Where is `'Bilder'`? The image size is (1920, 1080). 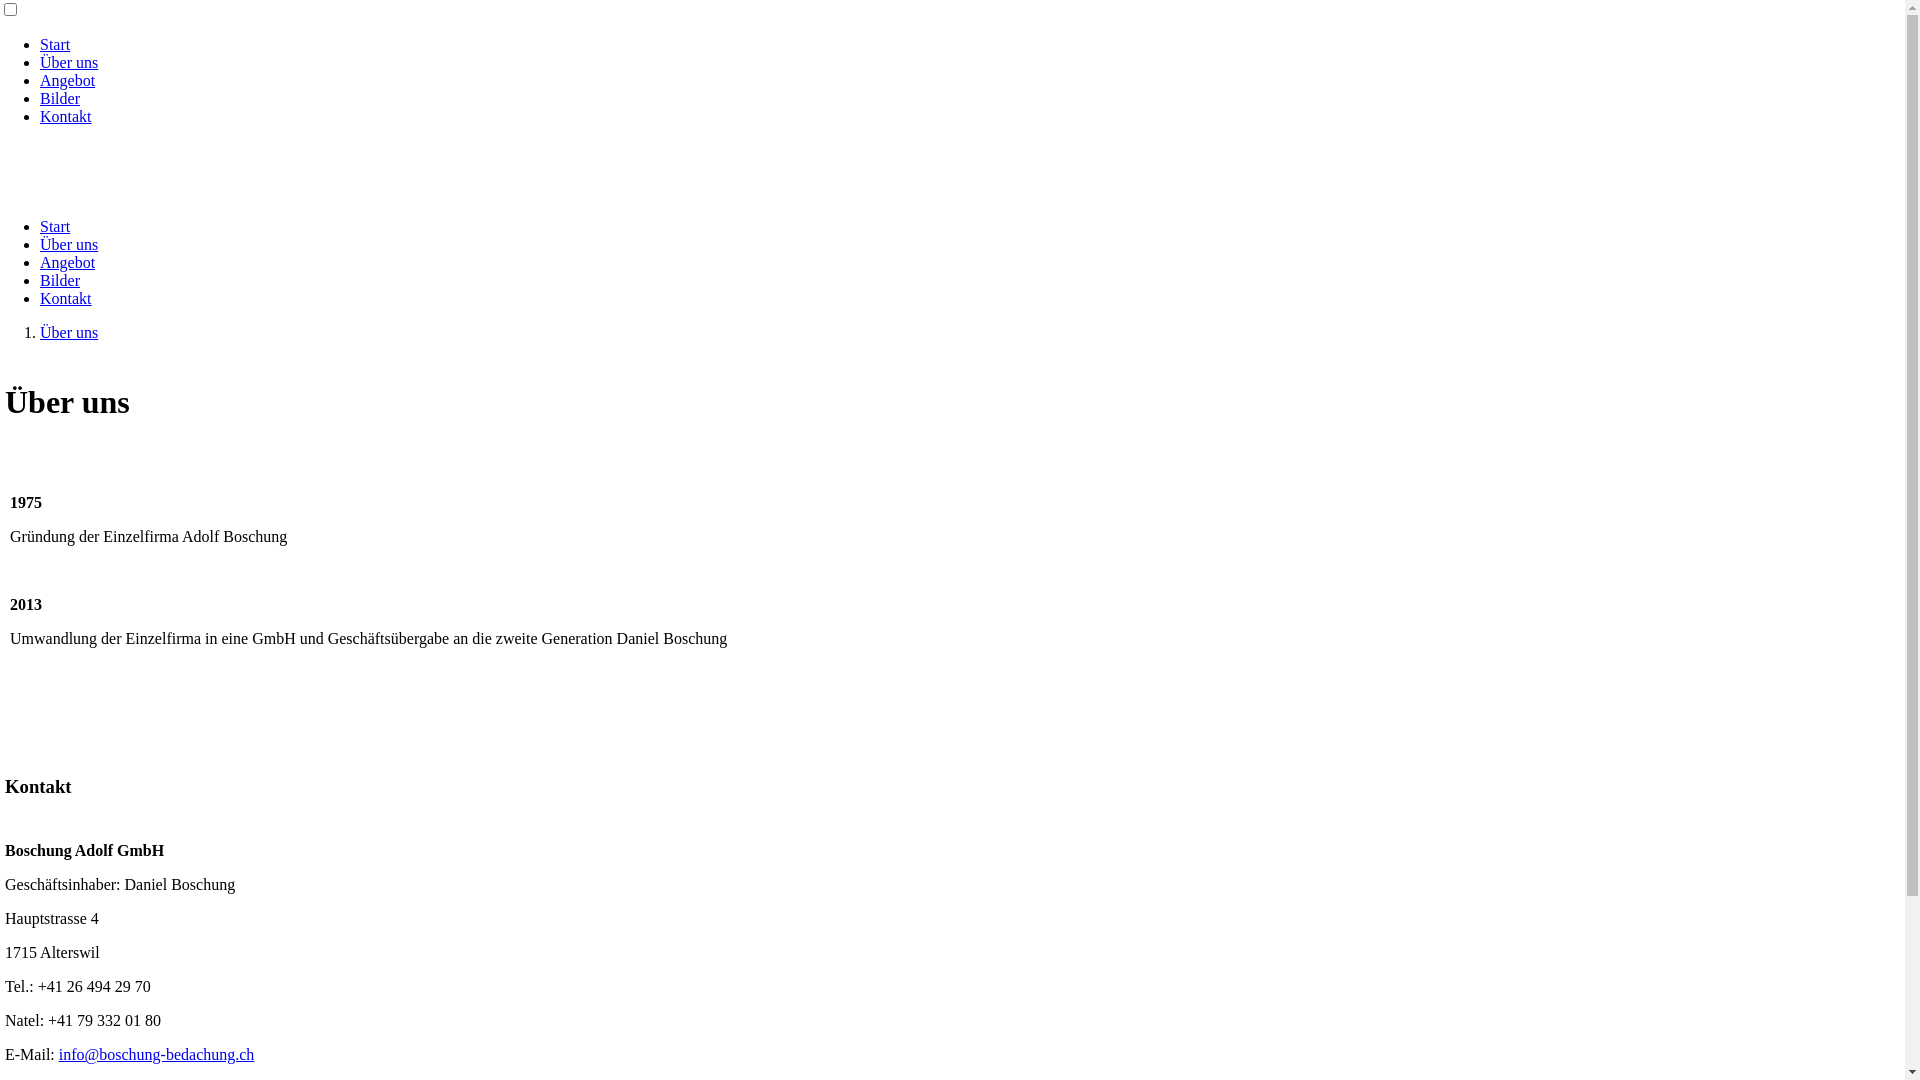 'Bilder' is located at coordinates (59, 280).